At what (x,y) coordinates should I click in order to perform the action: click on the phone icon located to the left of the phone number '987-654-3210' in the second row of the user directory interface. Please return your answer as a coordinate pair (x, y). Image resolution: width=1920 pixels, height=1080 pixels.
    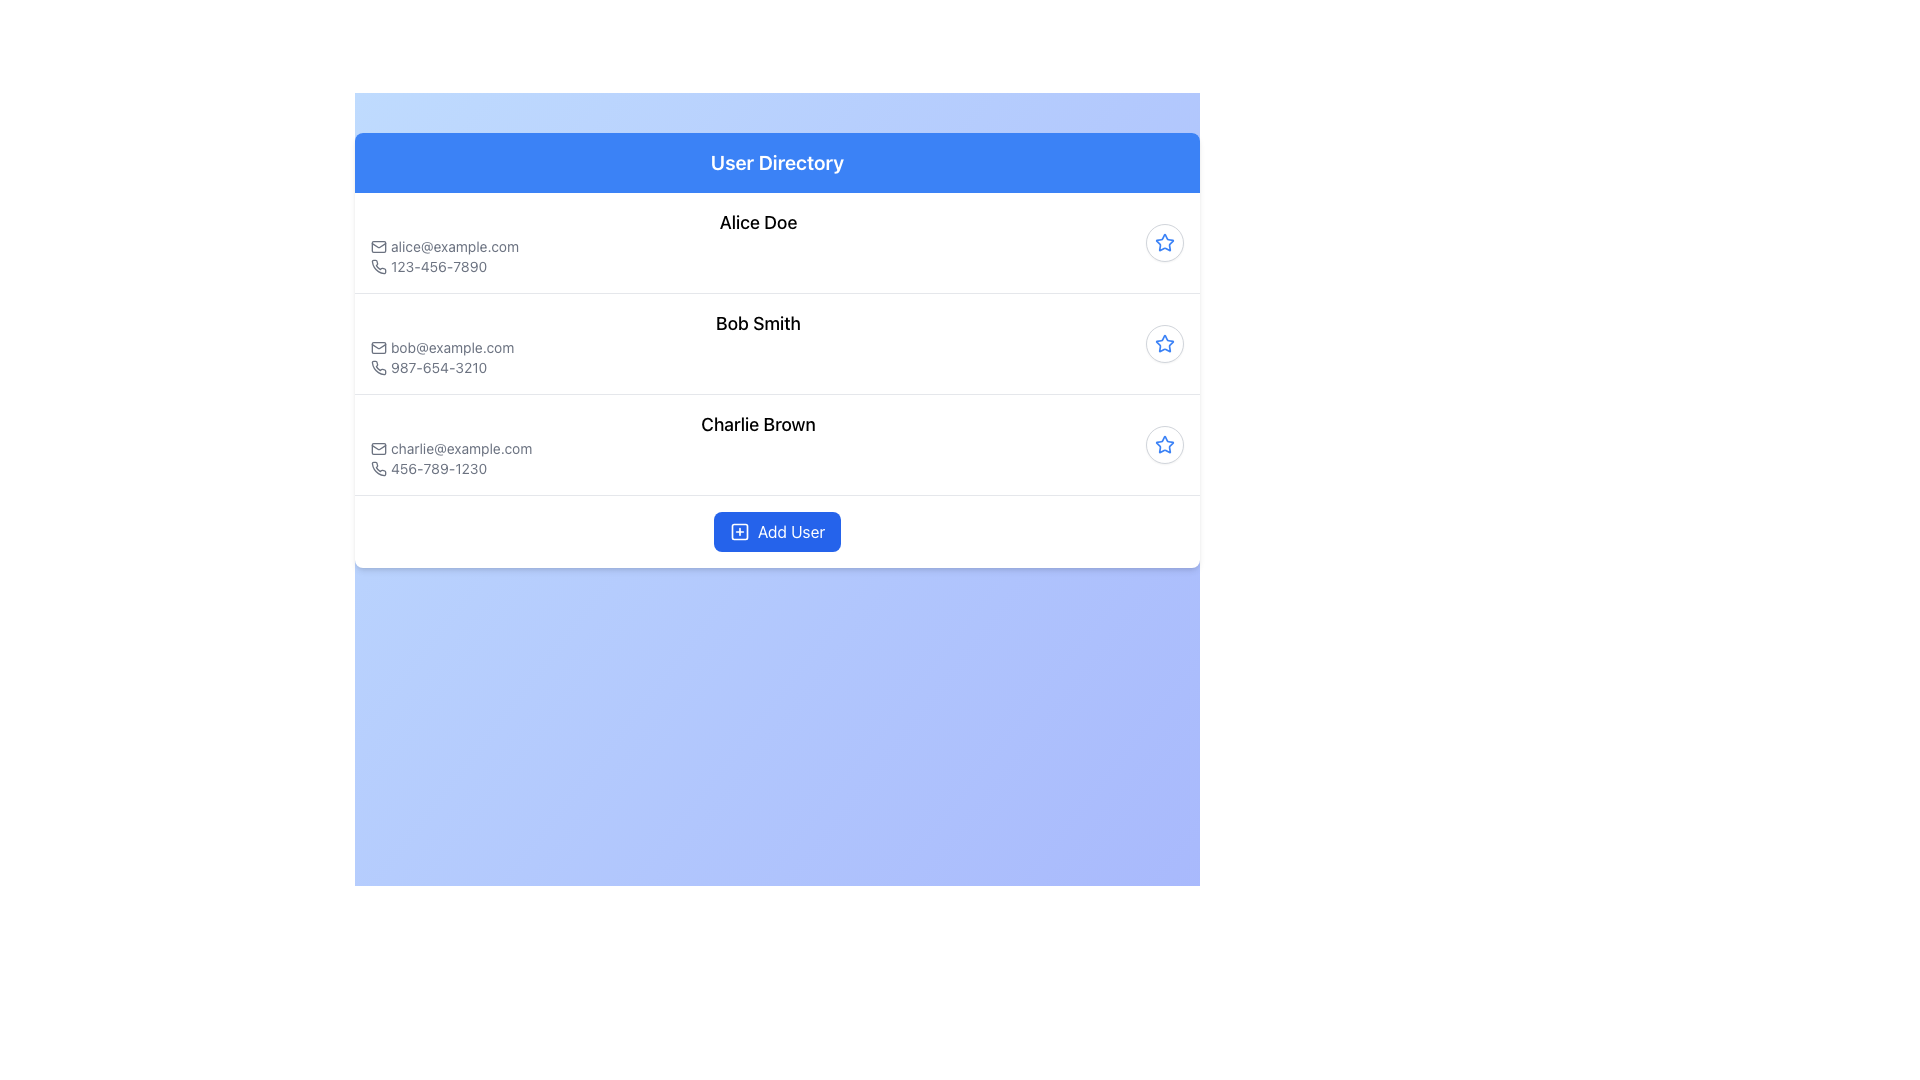
    Looking at the image, I should click on (379, 367).